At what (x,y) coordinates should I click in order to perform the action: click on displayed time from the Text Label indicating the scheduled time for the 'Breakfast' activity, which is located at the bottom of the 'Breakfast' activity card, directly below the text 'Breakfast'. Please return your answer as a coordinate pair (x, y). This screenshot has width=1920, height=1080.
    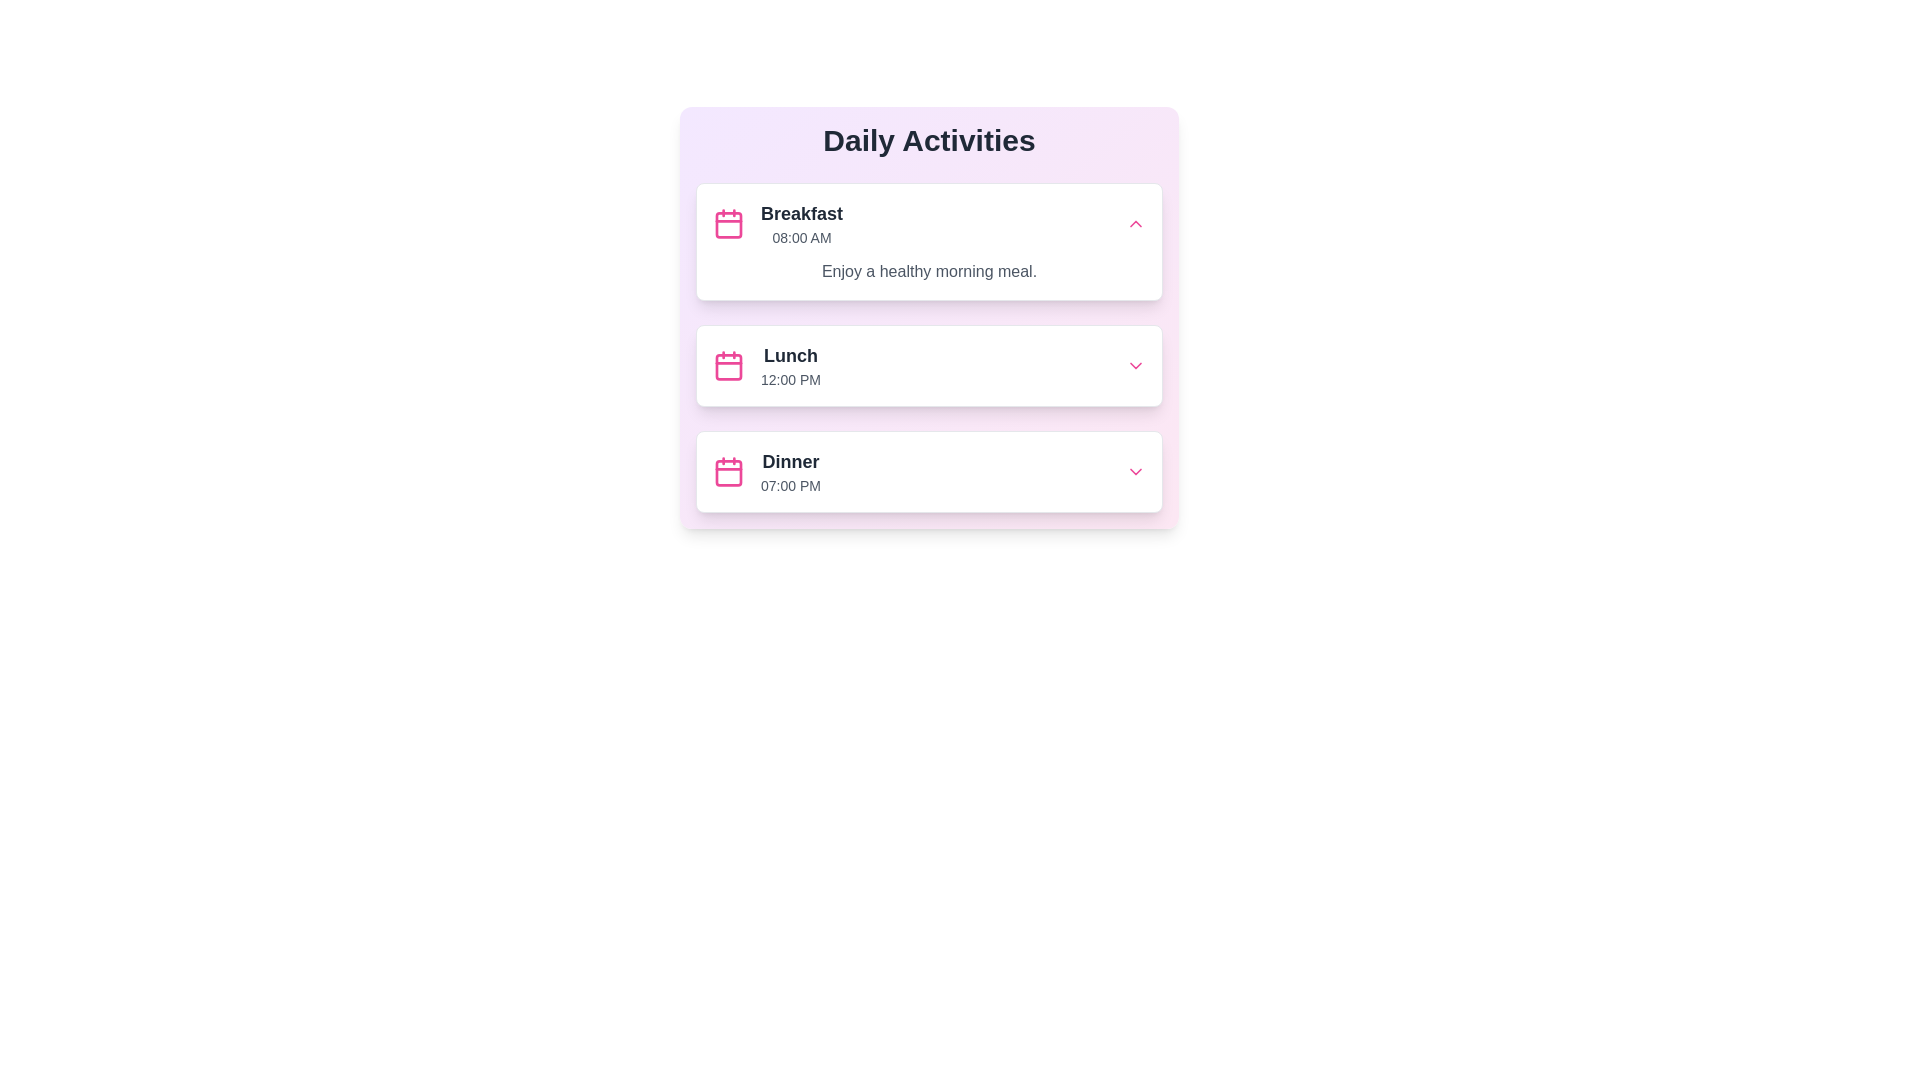
    Looking at the image, I should click on (801, 237).